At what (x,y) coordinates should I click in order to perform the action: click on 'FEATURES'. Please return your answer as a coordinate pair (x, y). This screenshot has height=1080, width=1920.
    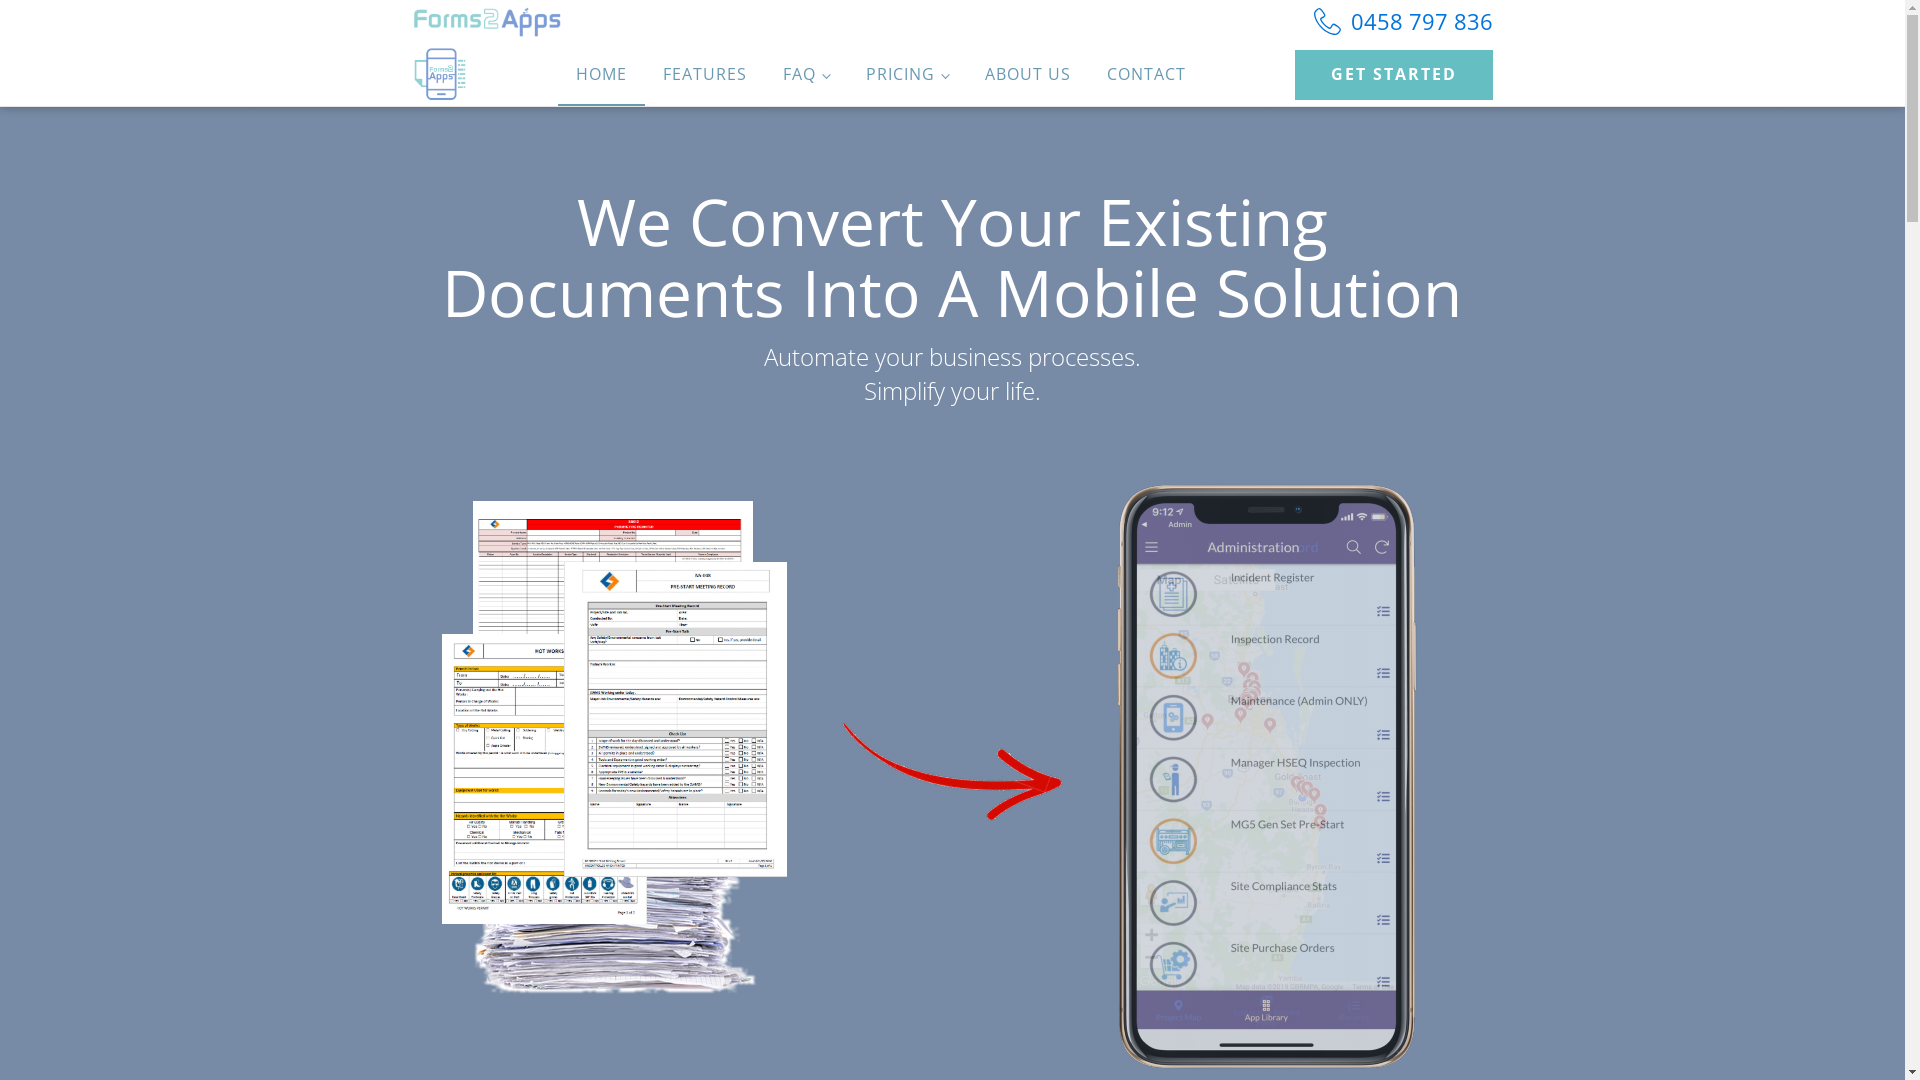
    Looking at the image, I should click on (705, 73).